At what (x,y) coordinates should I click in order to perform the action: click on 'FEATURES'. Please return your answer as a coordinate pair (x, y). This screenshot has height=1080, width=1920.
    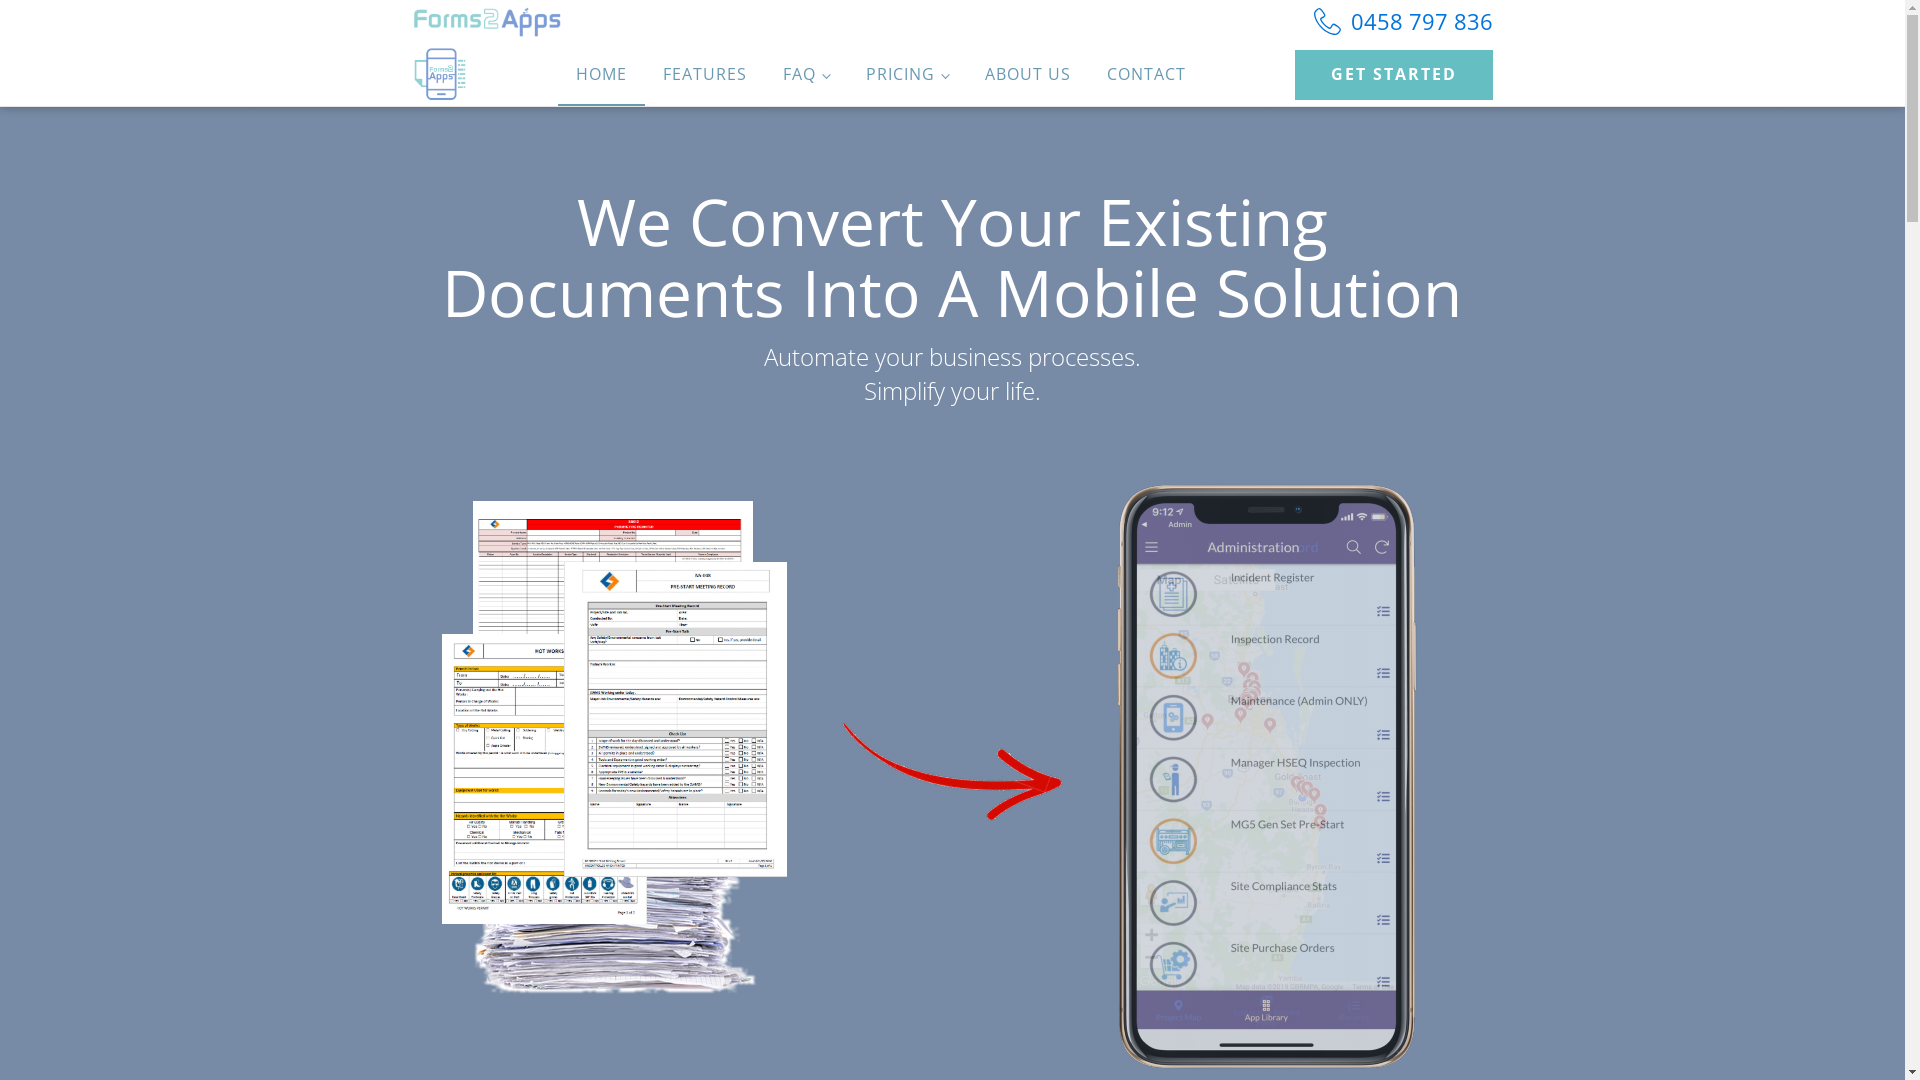
    Looking at the image, I should click on (705, 73).